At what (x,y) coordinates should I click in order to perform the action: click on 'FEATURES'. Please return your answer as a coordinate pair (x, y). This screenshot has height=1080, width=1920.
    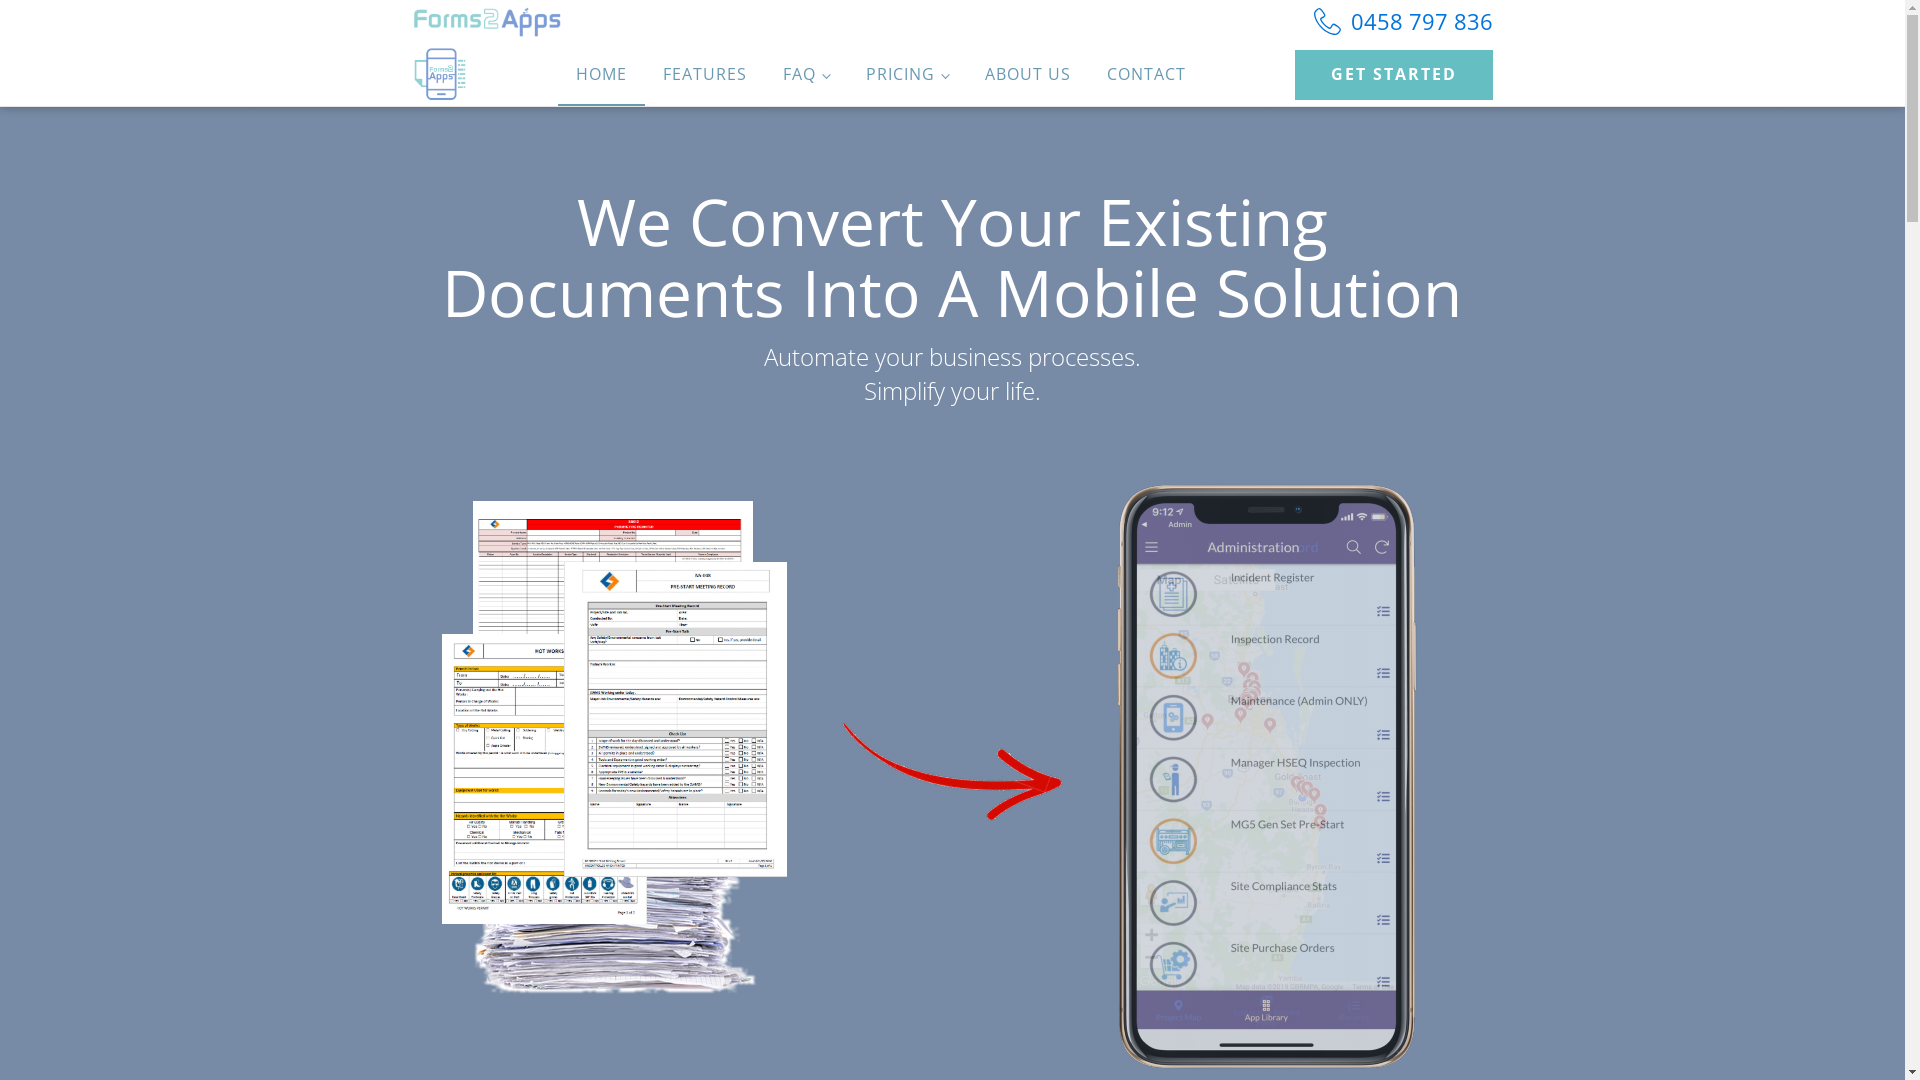
    Looking at the image, I should click on (705, 73).